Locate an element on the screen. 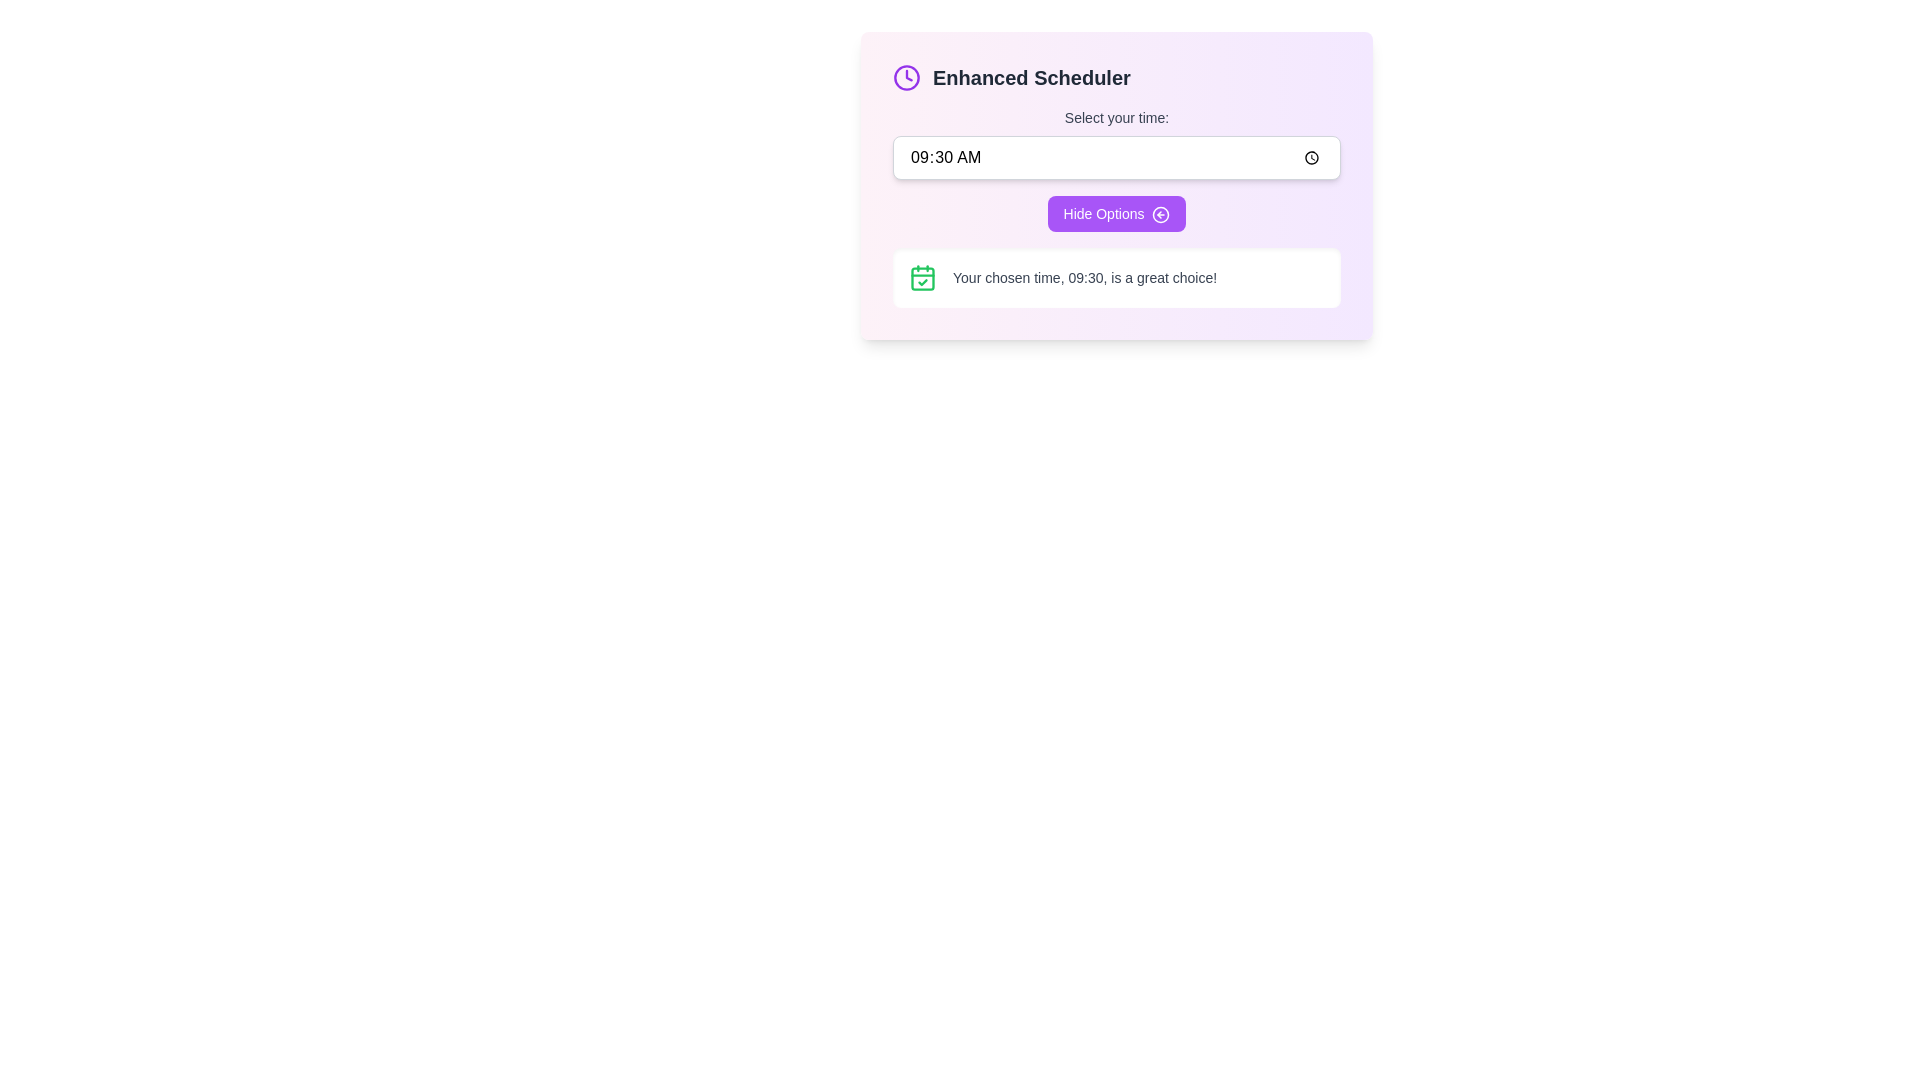 The image size is (1920, 1080). the directional icon indicating a return or back action, which is located within the 'Hide Options' button on the far-right side, adjacent to the button's text is located at coordinates (1161, 215).